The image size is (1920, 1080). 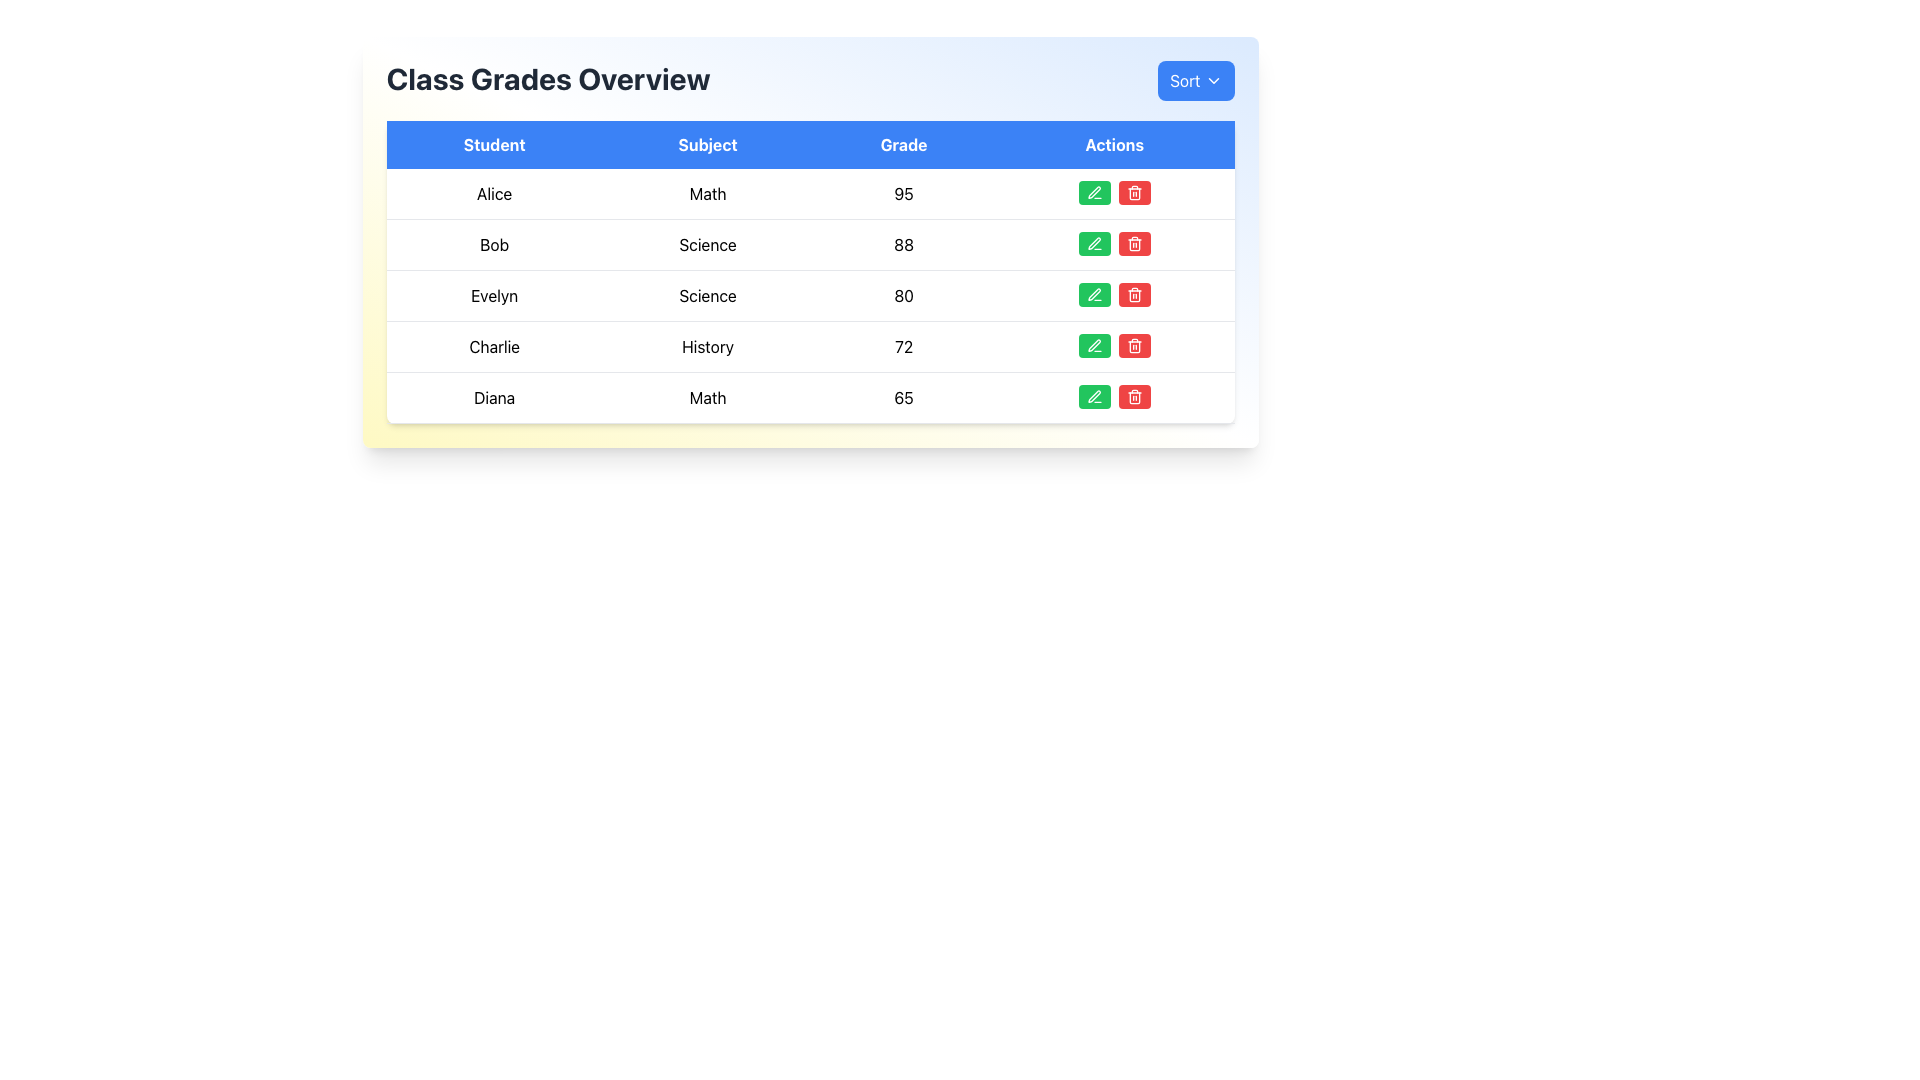 I want to click on the delete button located in the 'Actions' column of the table, so click(x=1134, y=192).